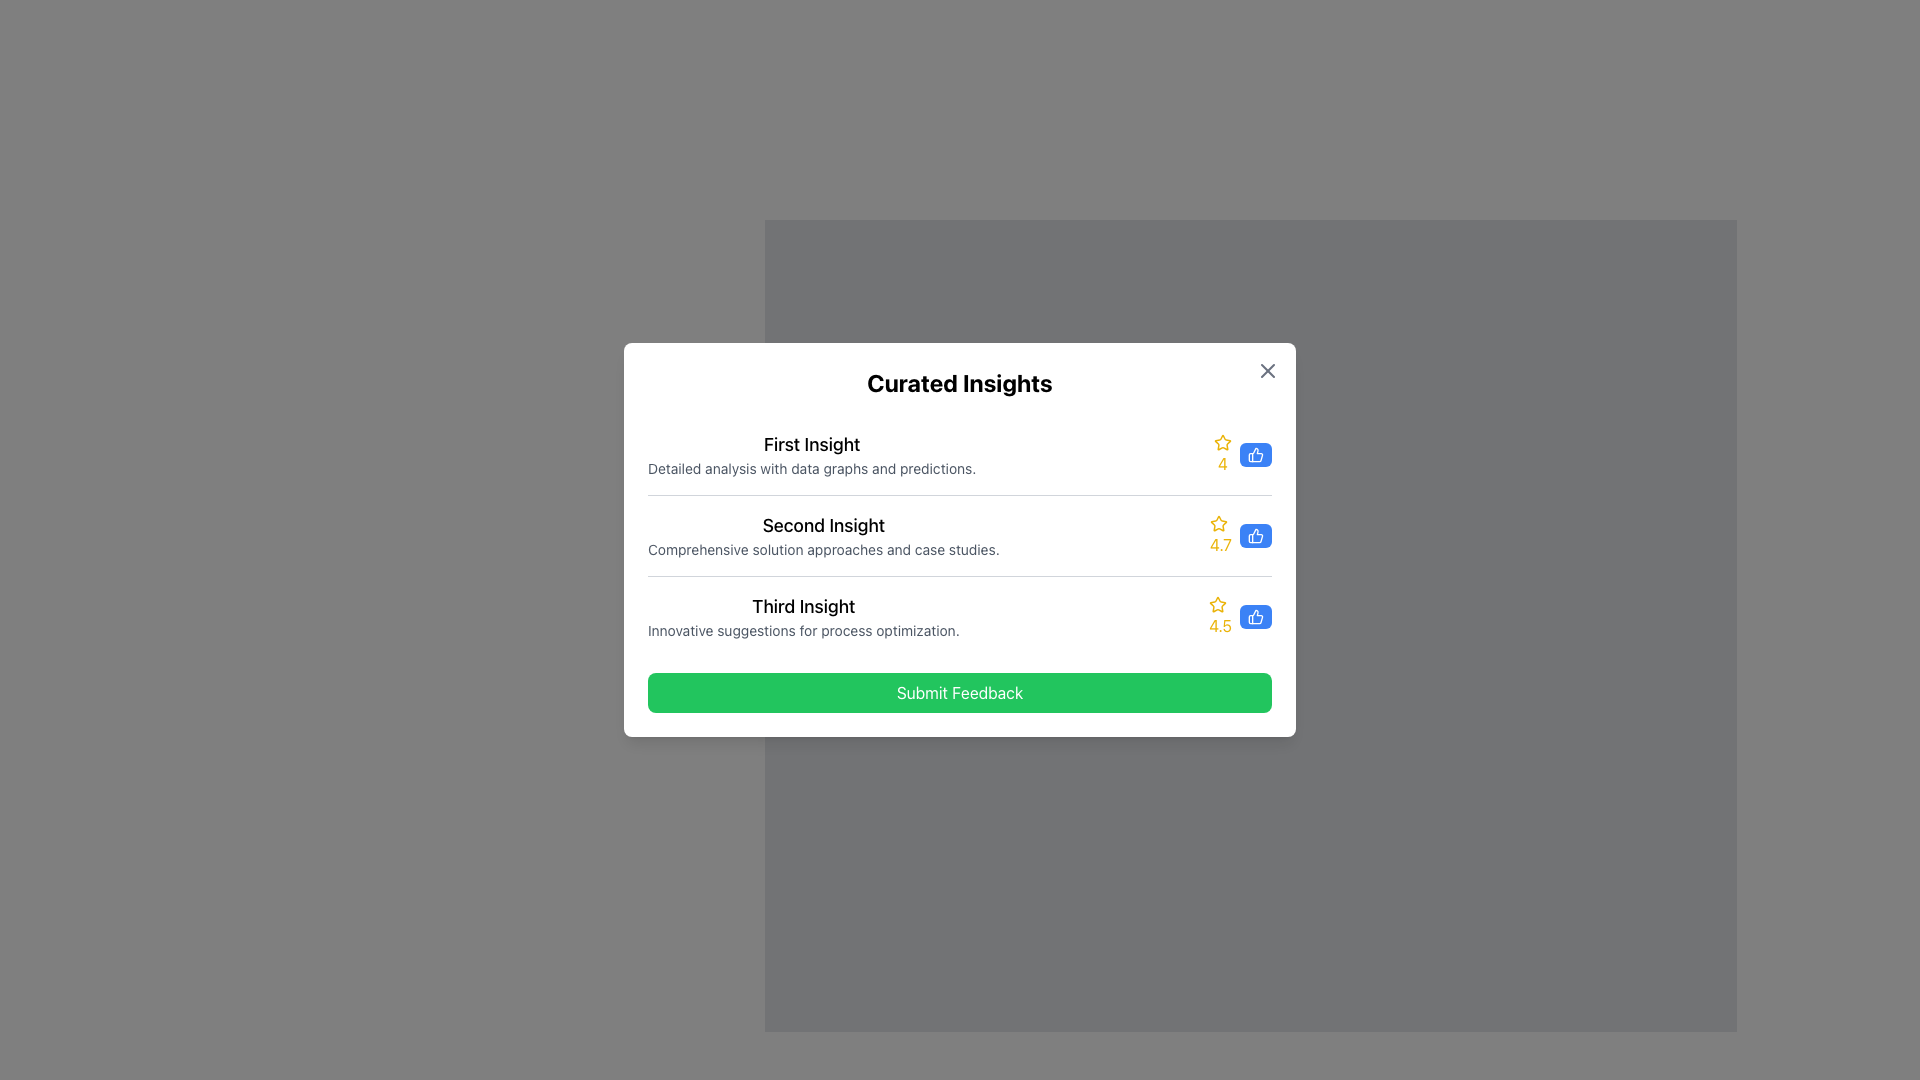 This screenshot has width=1920, height=1080. I want to click on the small blue button with a thumbs-up icon located to the right of the yellow star icon and the digit '4', so click(1255, 455).